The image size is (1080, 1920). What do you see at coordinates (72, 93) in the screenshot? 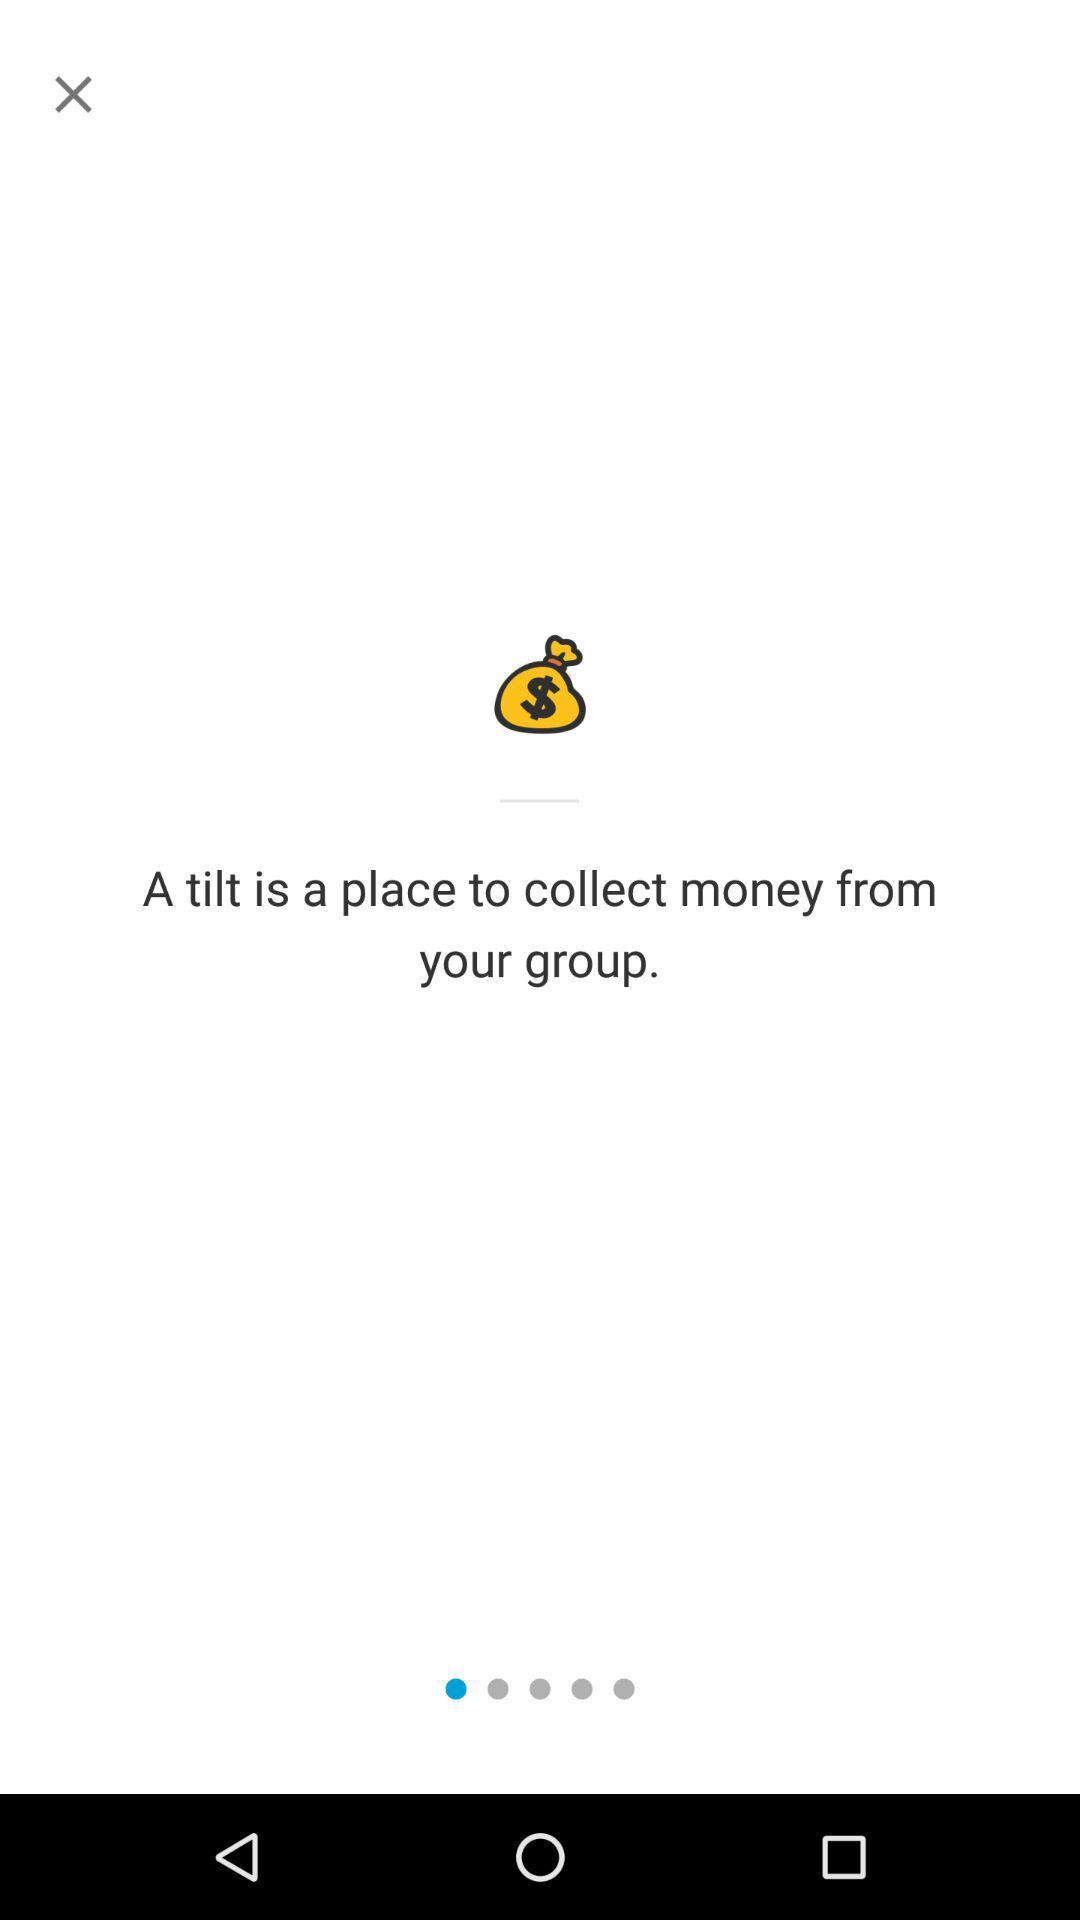
I see `this page` at bounding box center [72, 93].